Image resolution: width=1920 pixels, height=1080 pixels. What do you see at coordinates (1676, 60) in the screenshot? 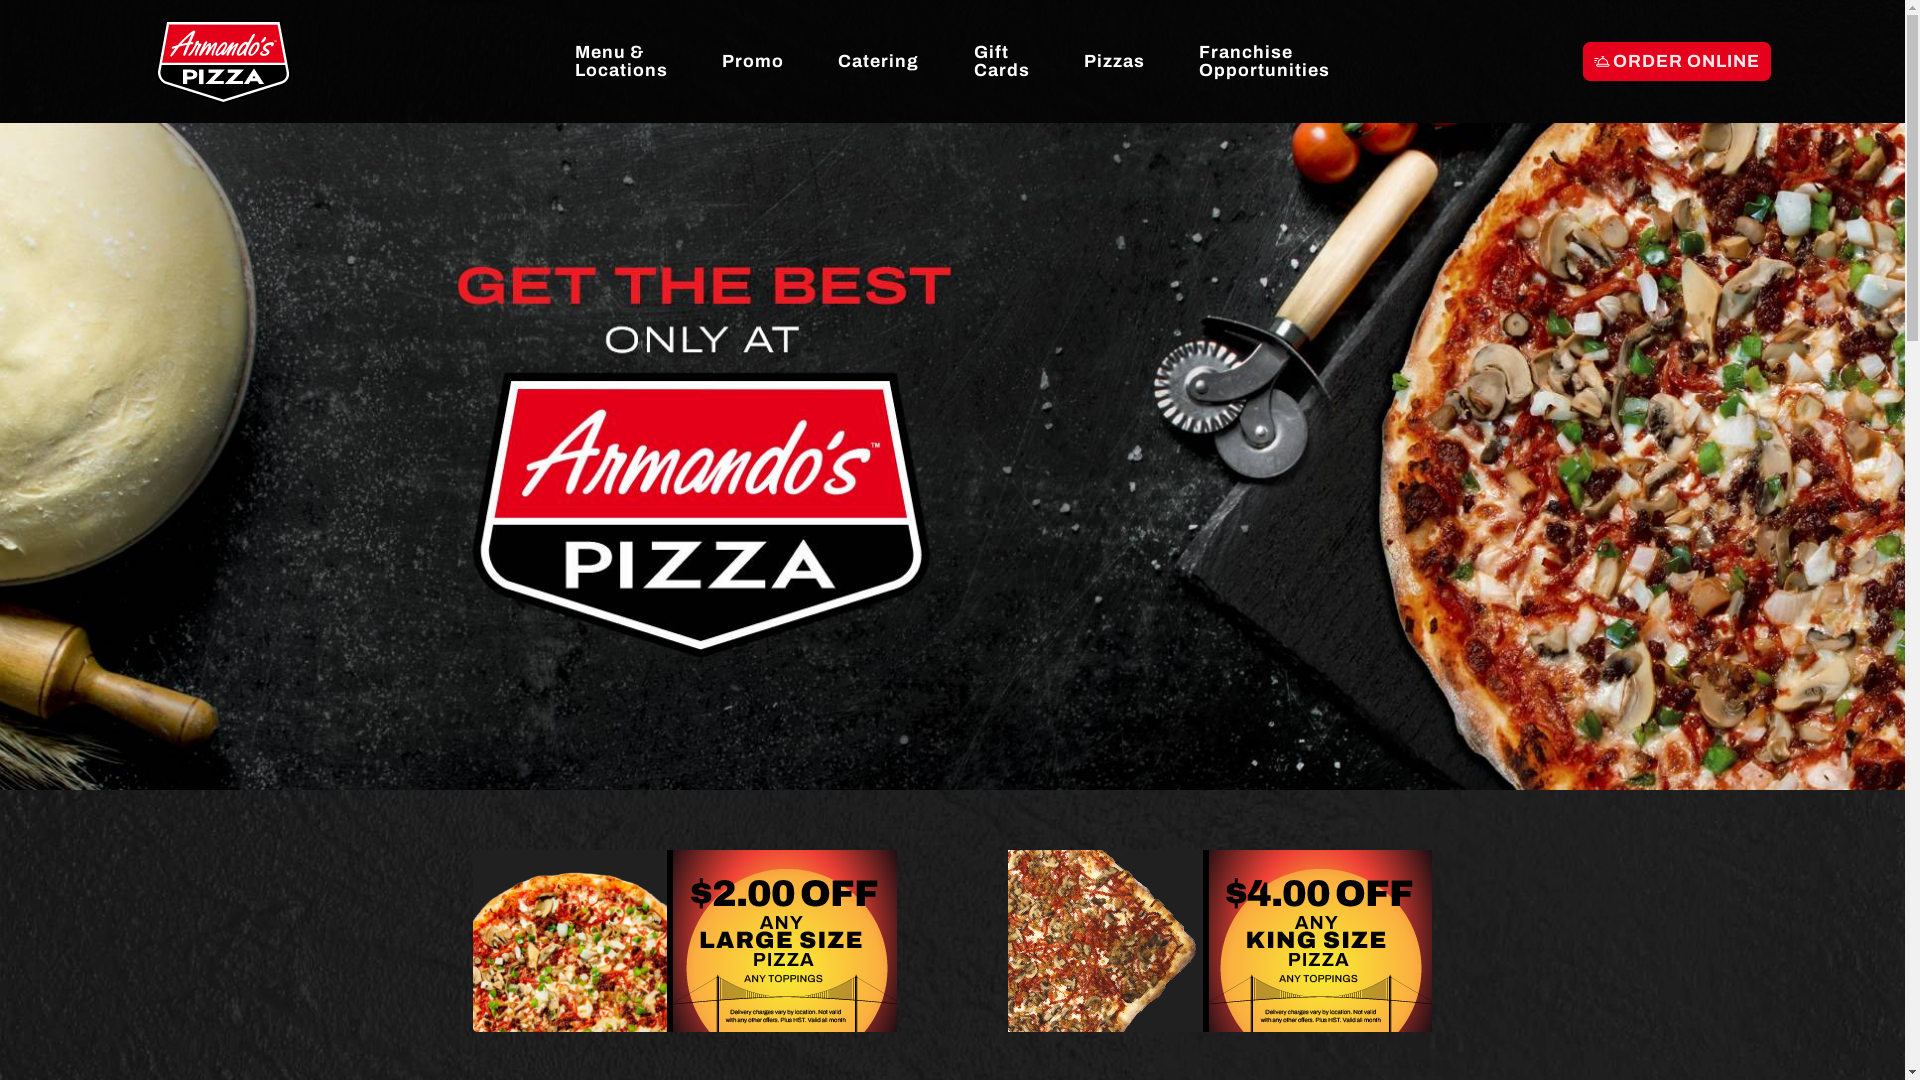
I see `'ORDER ONLINE'` at bounding box center [1676, 60].